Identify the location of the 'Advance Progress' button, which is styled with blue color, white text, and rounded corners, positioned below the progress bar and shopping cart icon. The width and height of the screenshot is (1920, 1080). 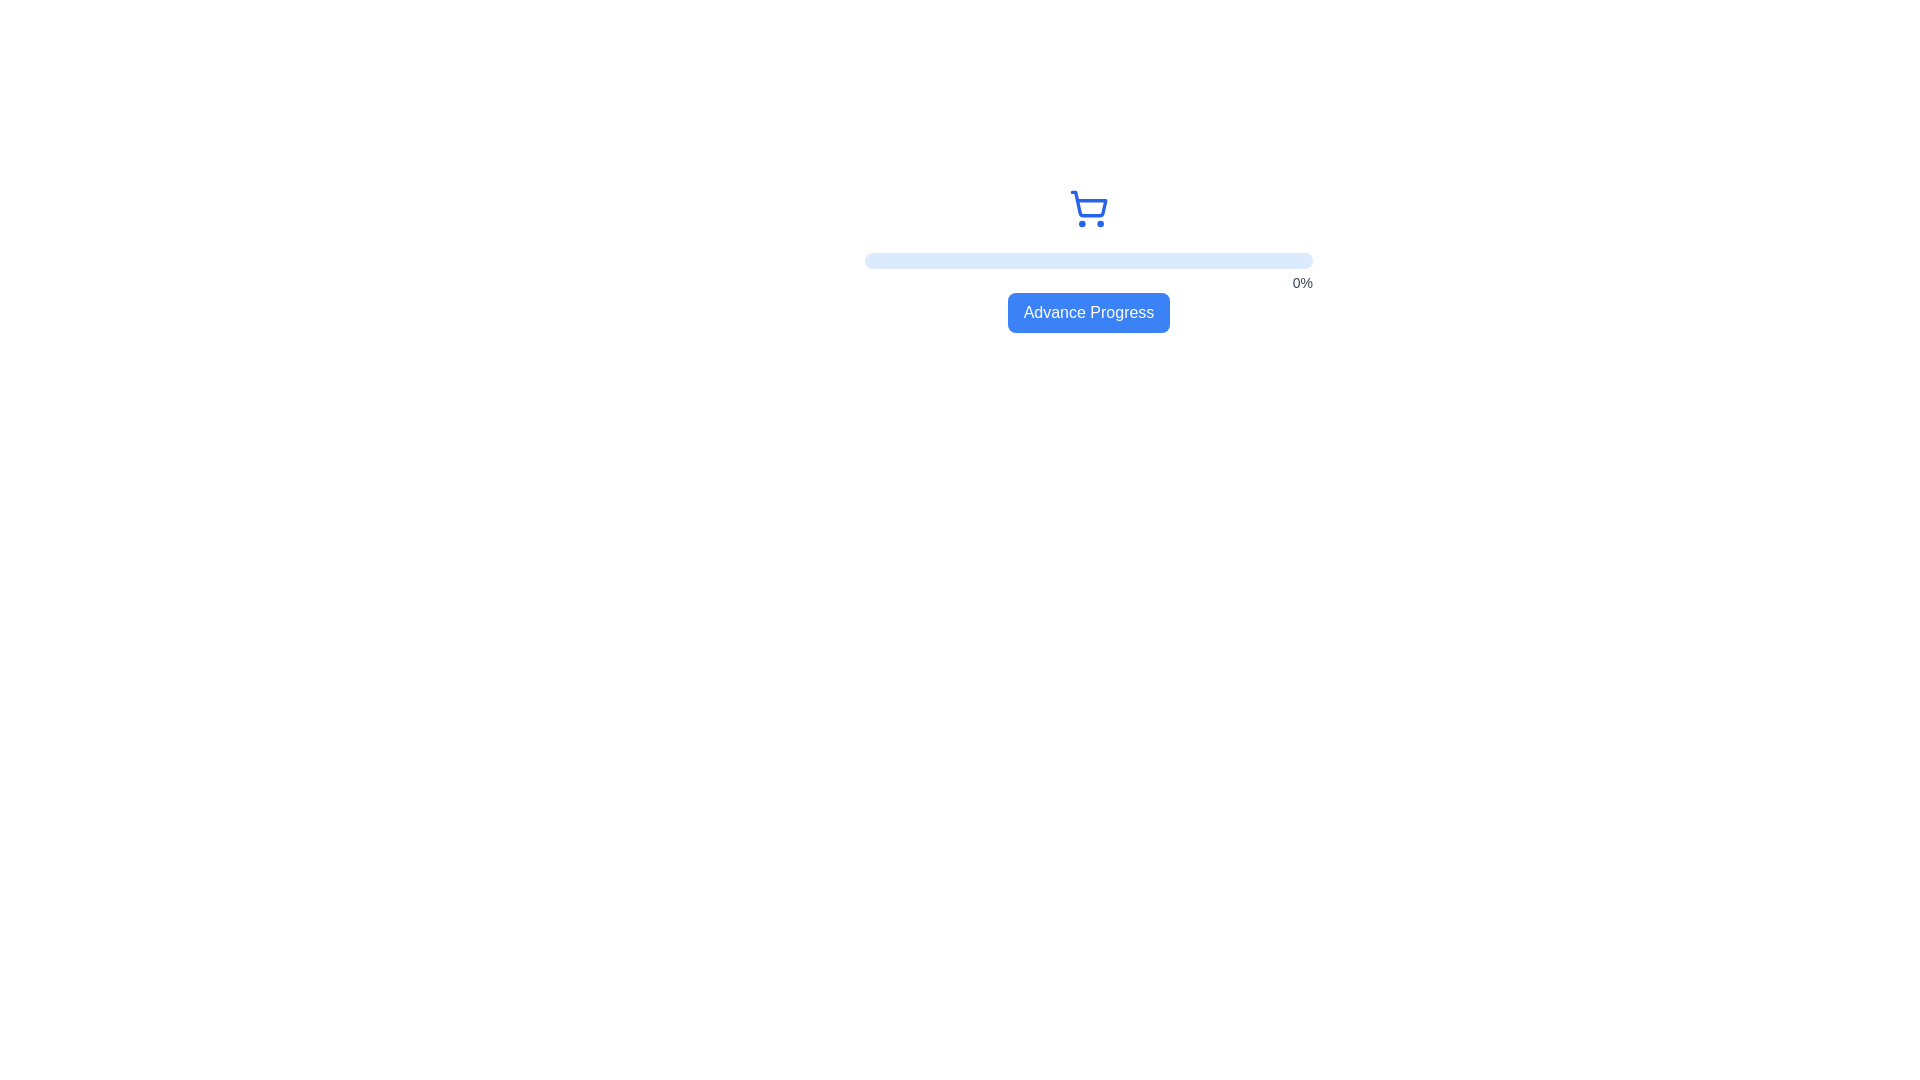
(1088, 312).